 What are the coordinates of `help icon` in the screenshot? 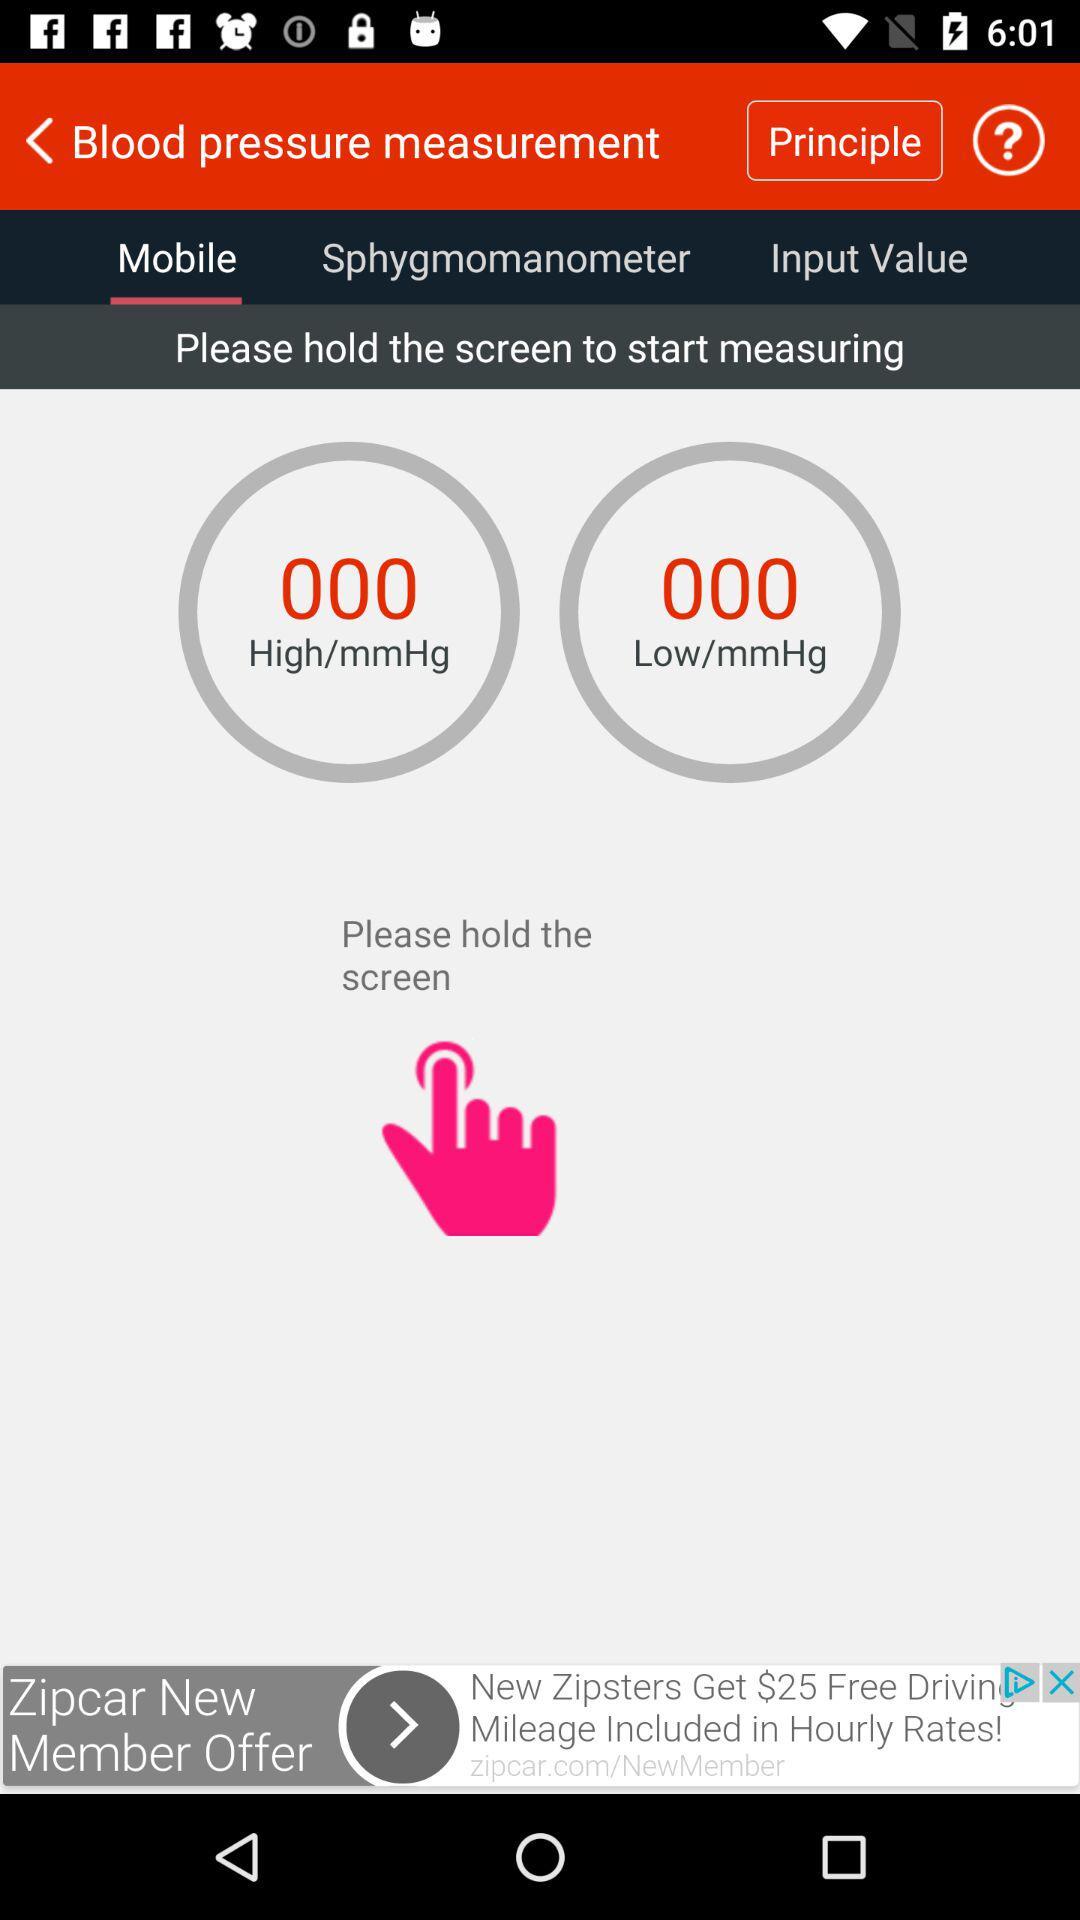 It's located at (1008, 139).